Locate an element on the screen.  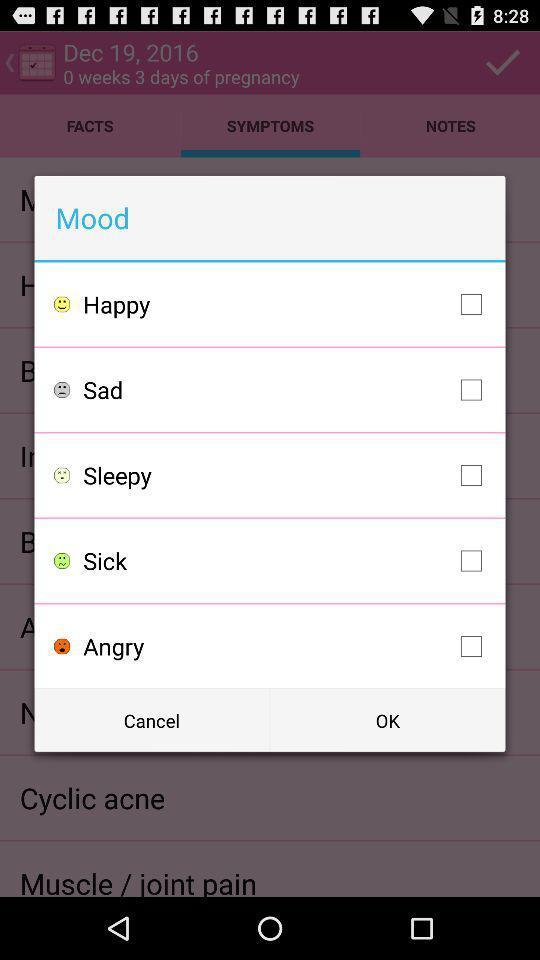
the item to the left of the ok is located at coordinates (151, 720).